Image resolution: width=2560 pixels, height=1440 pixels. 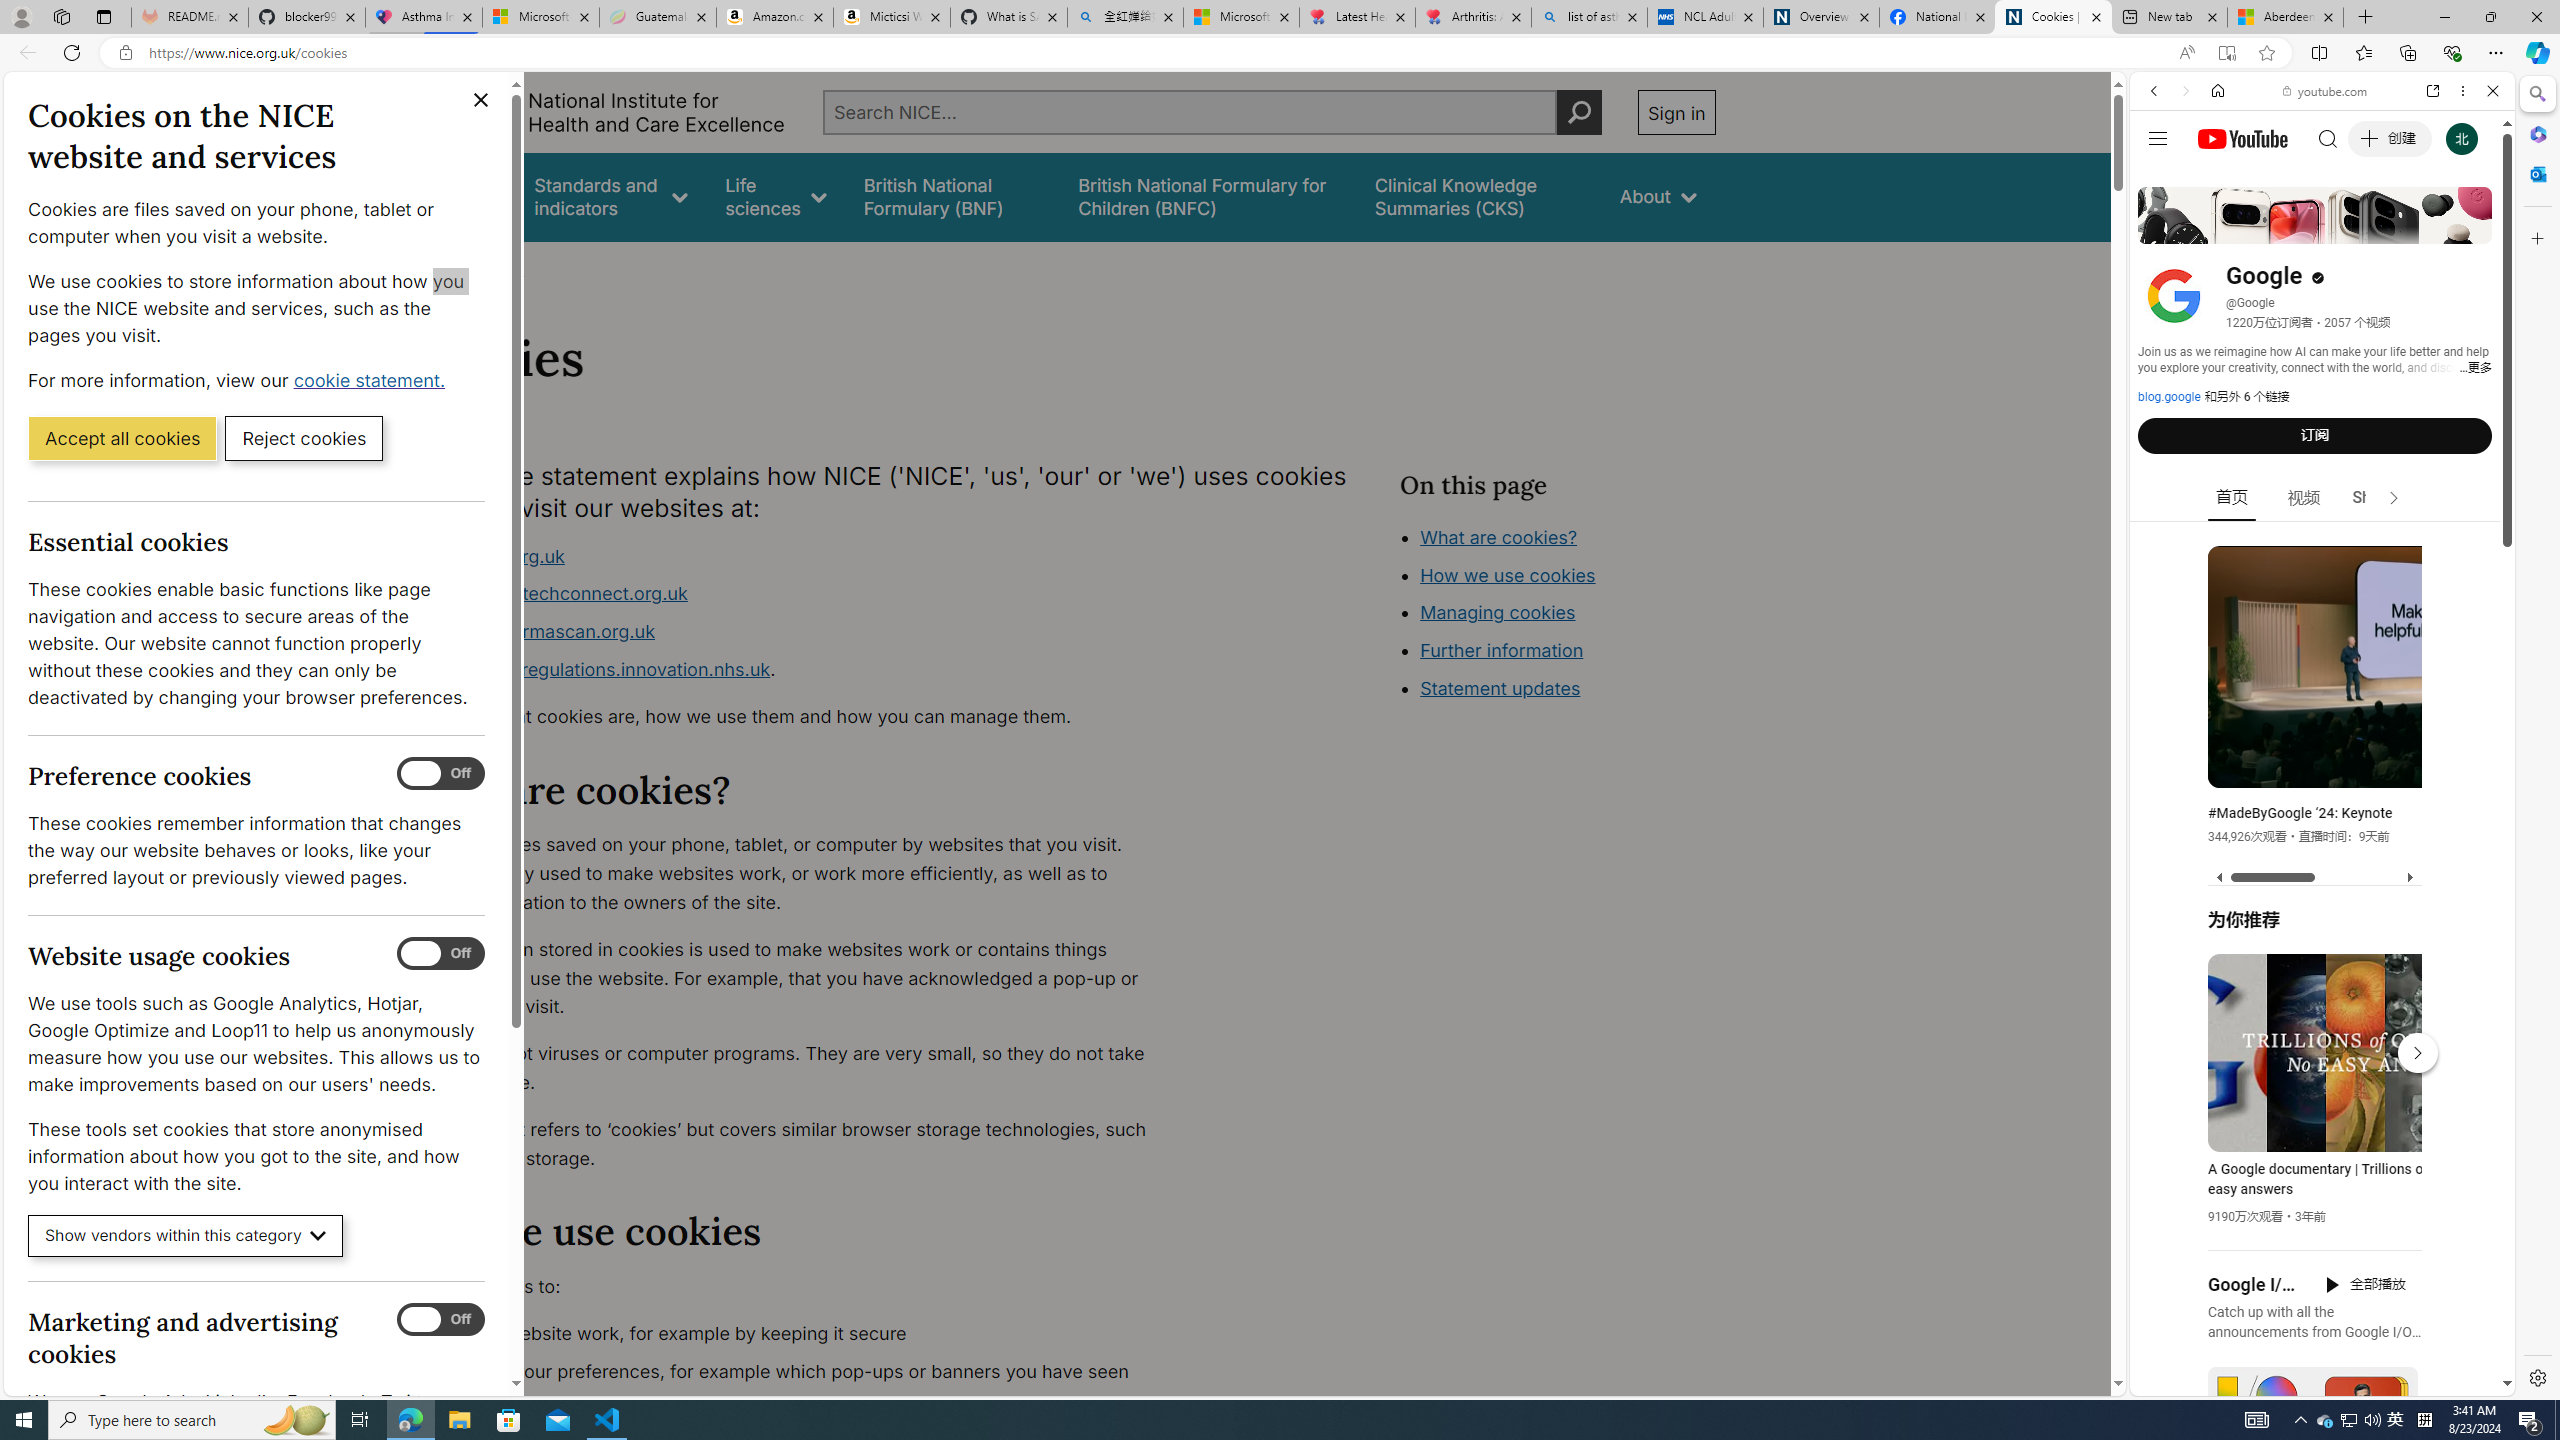 I want to click on 'Preference cookies', so click(x=440, y=773).